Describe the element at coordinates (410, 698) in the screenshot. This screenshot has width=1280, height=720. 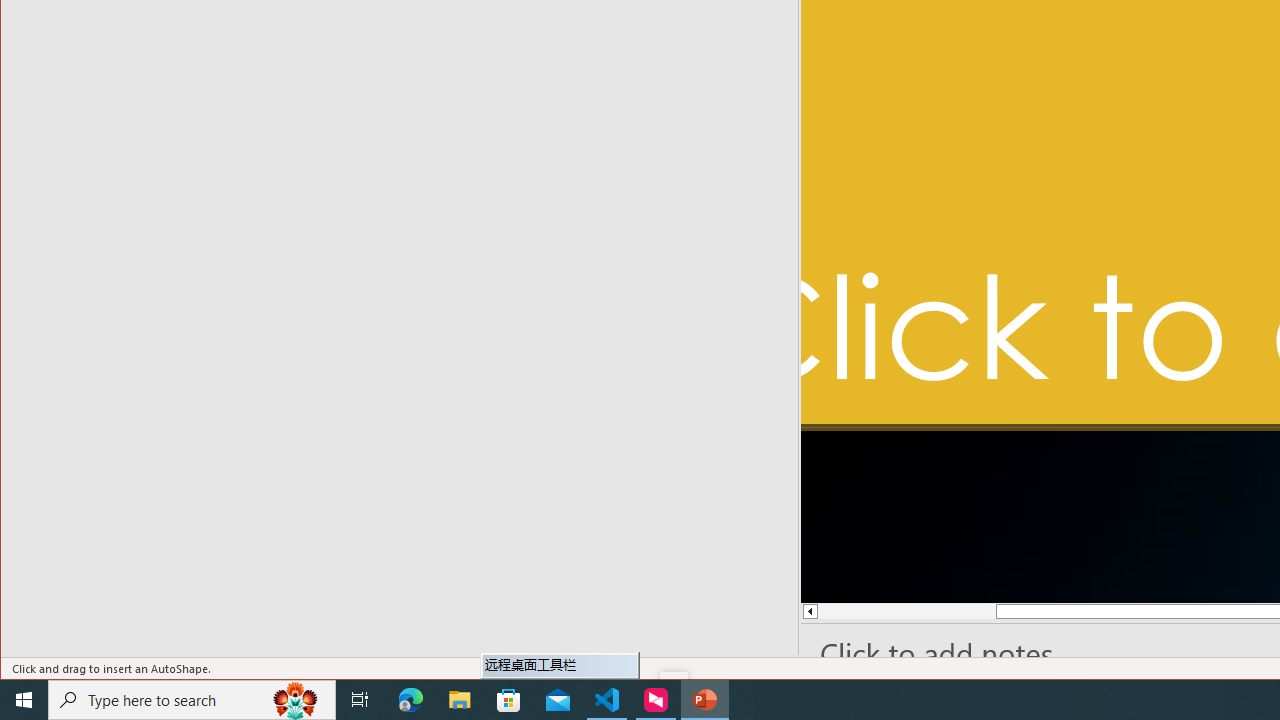
I see `'Microsoft Edge'` at that location.